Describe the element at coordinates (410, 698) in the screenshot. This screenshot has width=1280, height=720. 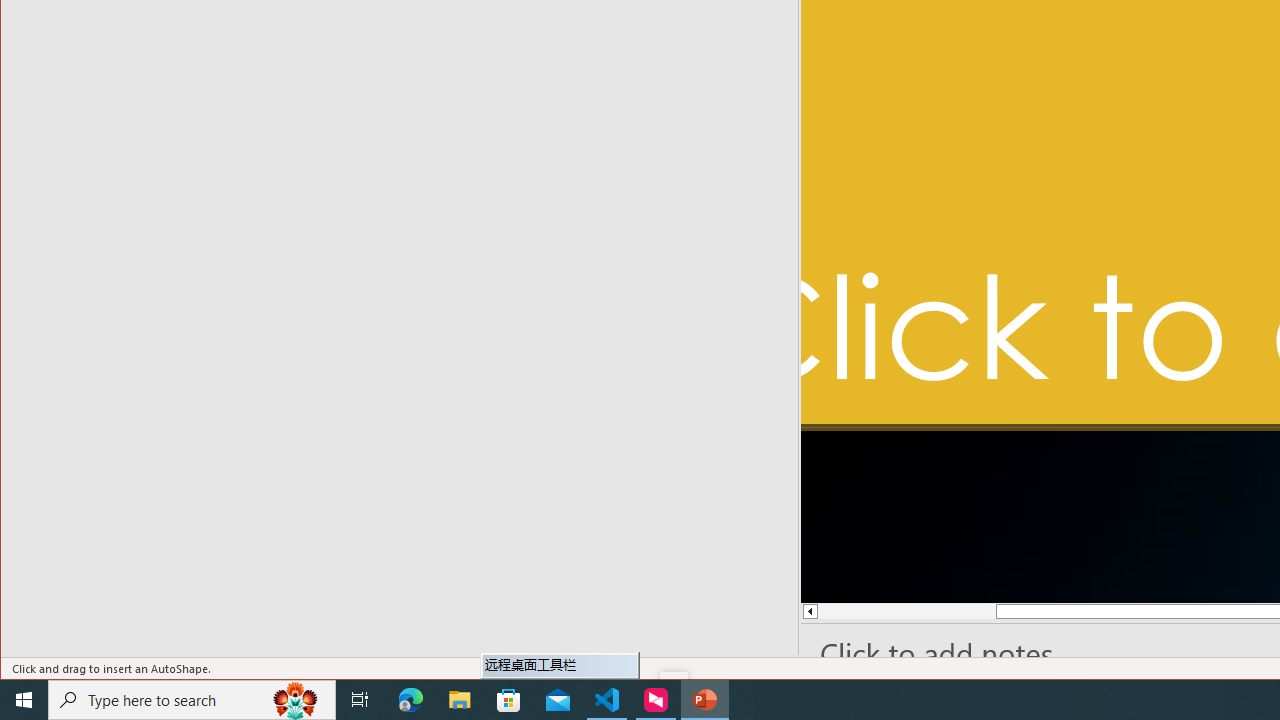
I see `'Microsoft Edge'` at that location.